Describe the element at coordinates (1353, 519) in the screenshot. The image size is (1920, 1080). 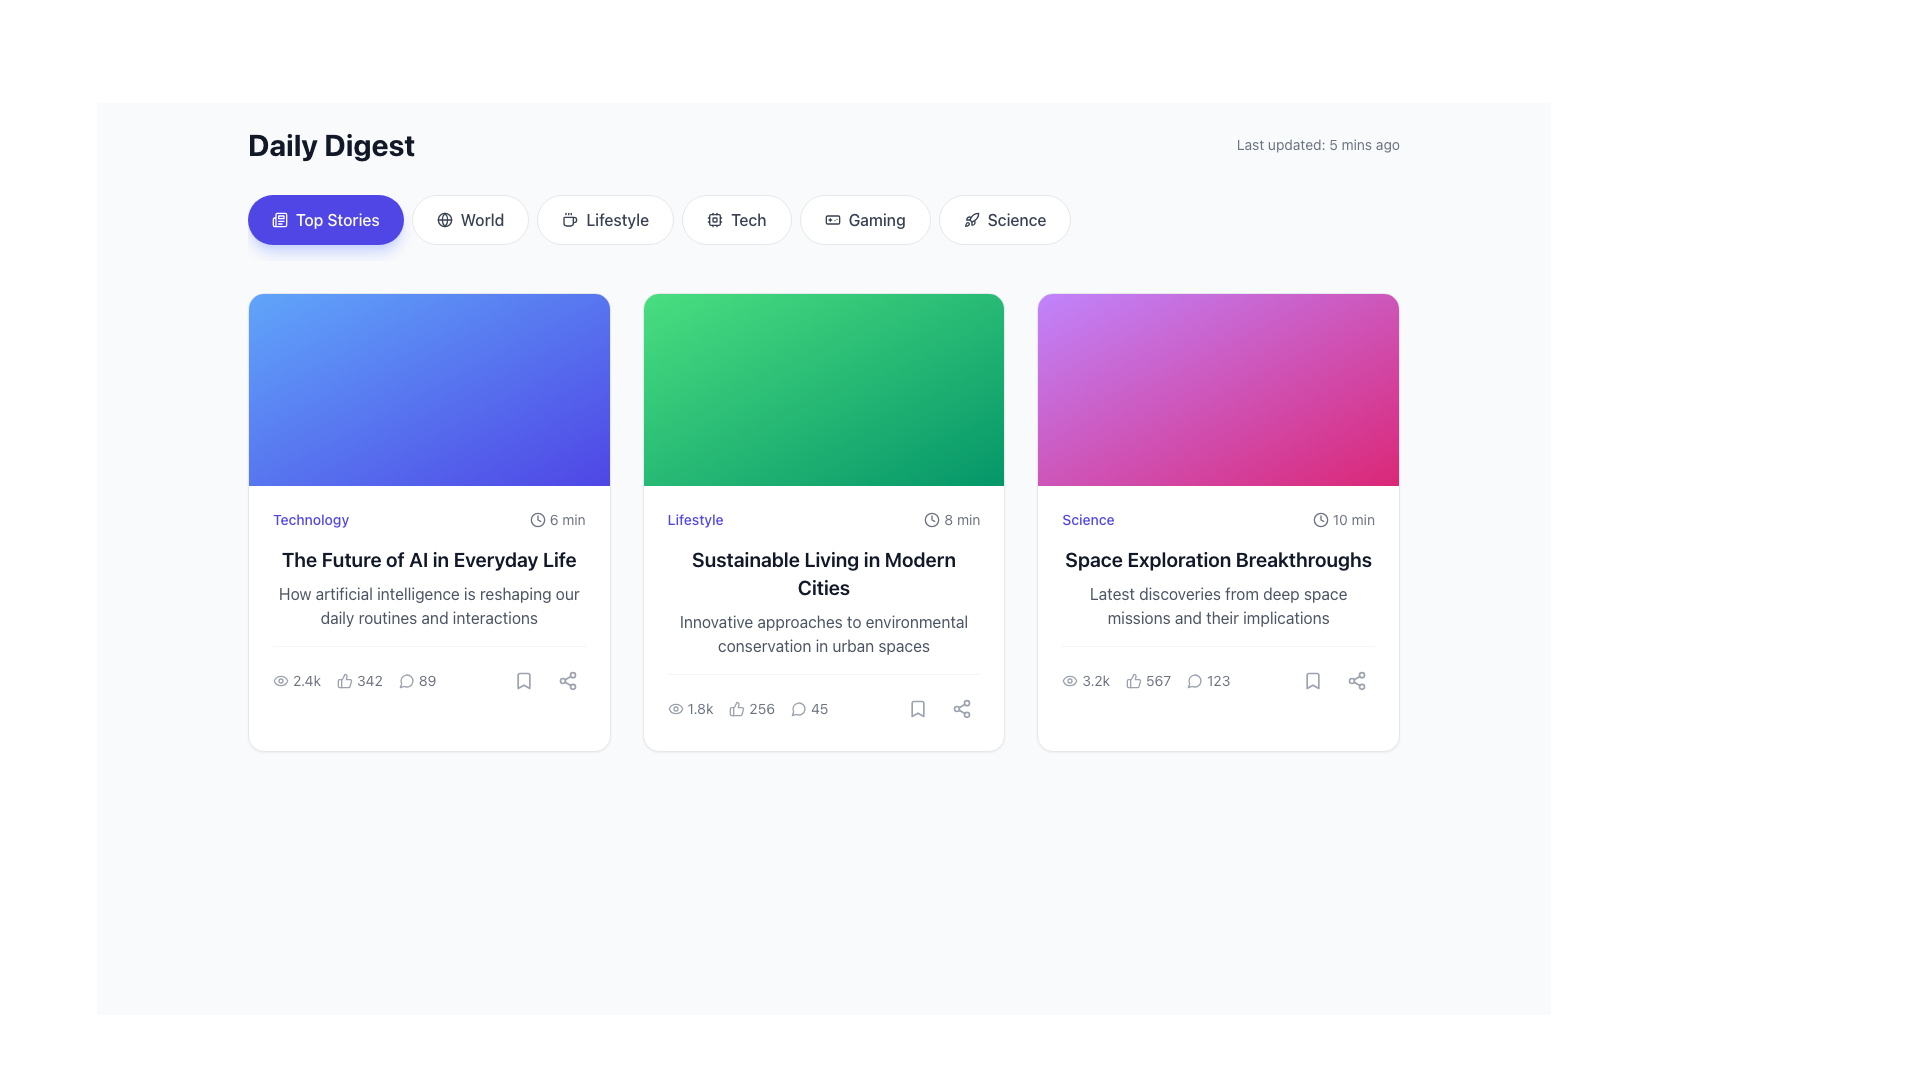
I see `the static text label displaying '10 min' which is located in the top right section of the third card under the 'Science' category, adjacent to a clock icon` at that location.